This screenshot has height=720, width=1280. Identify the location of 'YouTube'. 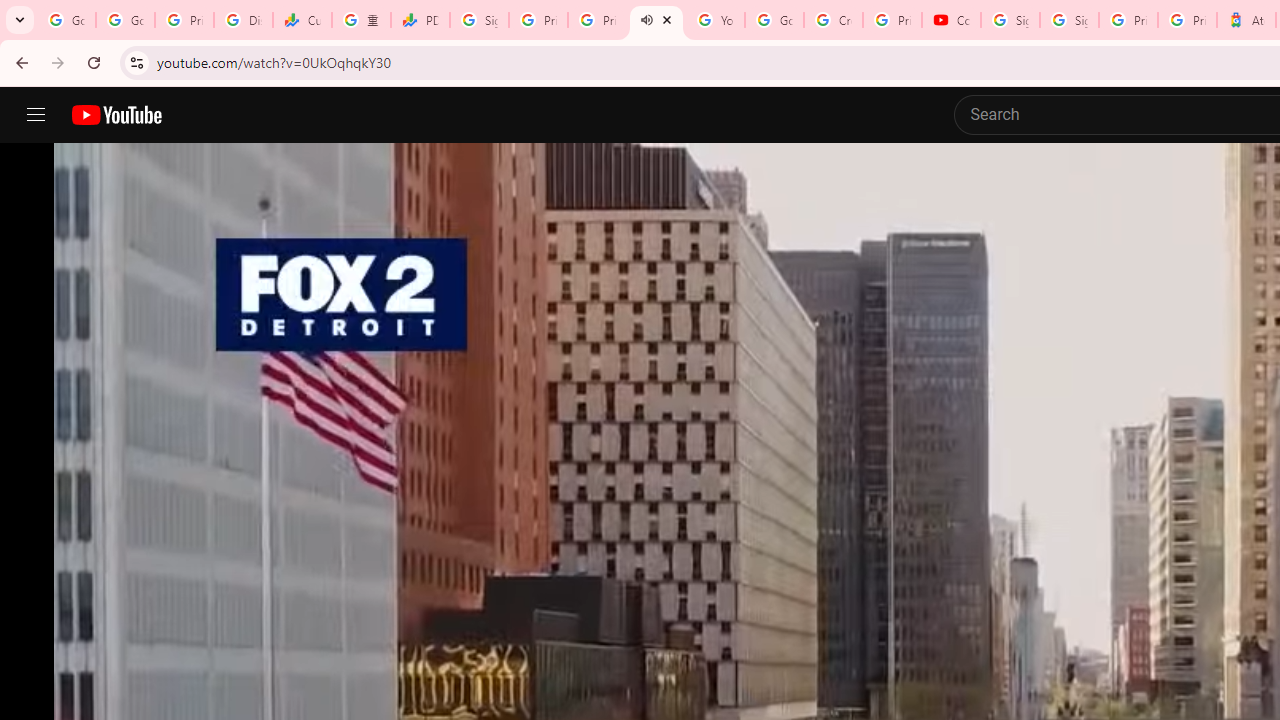
(715, 20).